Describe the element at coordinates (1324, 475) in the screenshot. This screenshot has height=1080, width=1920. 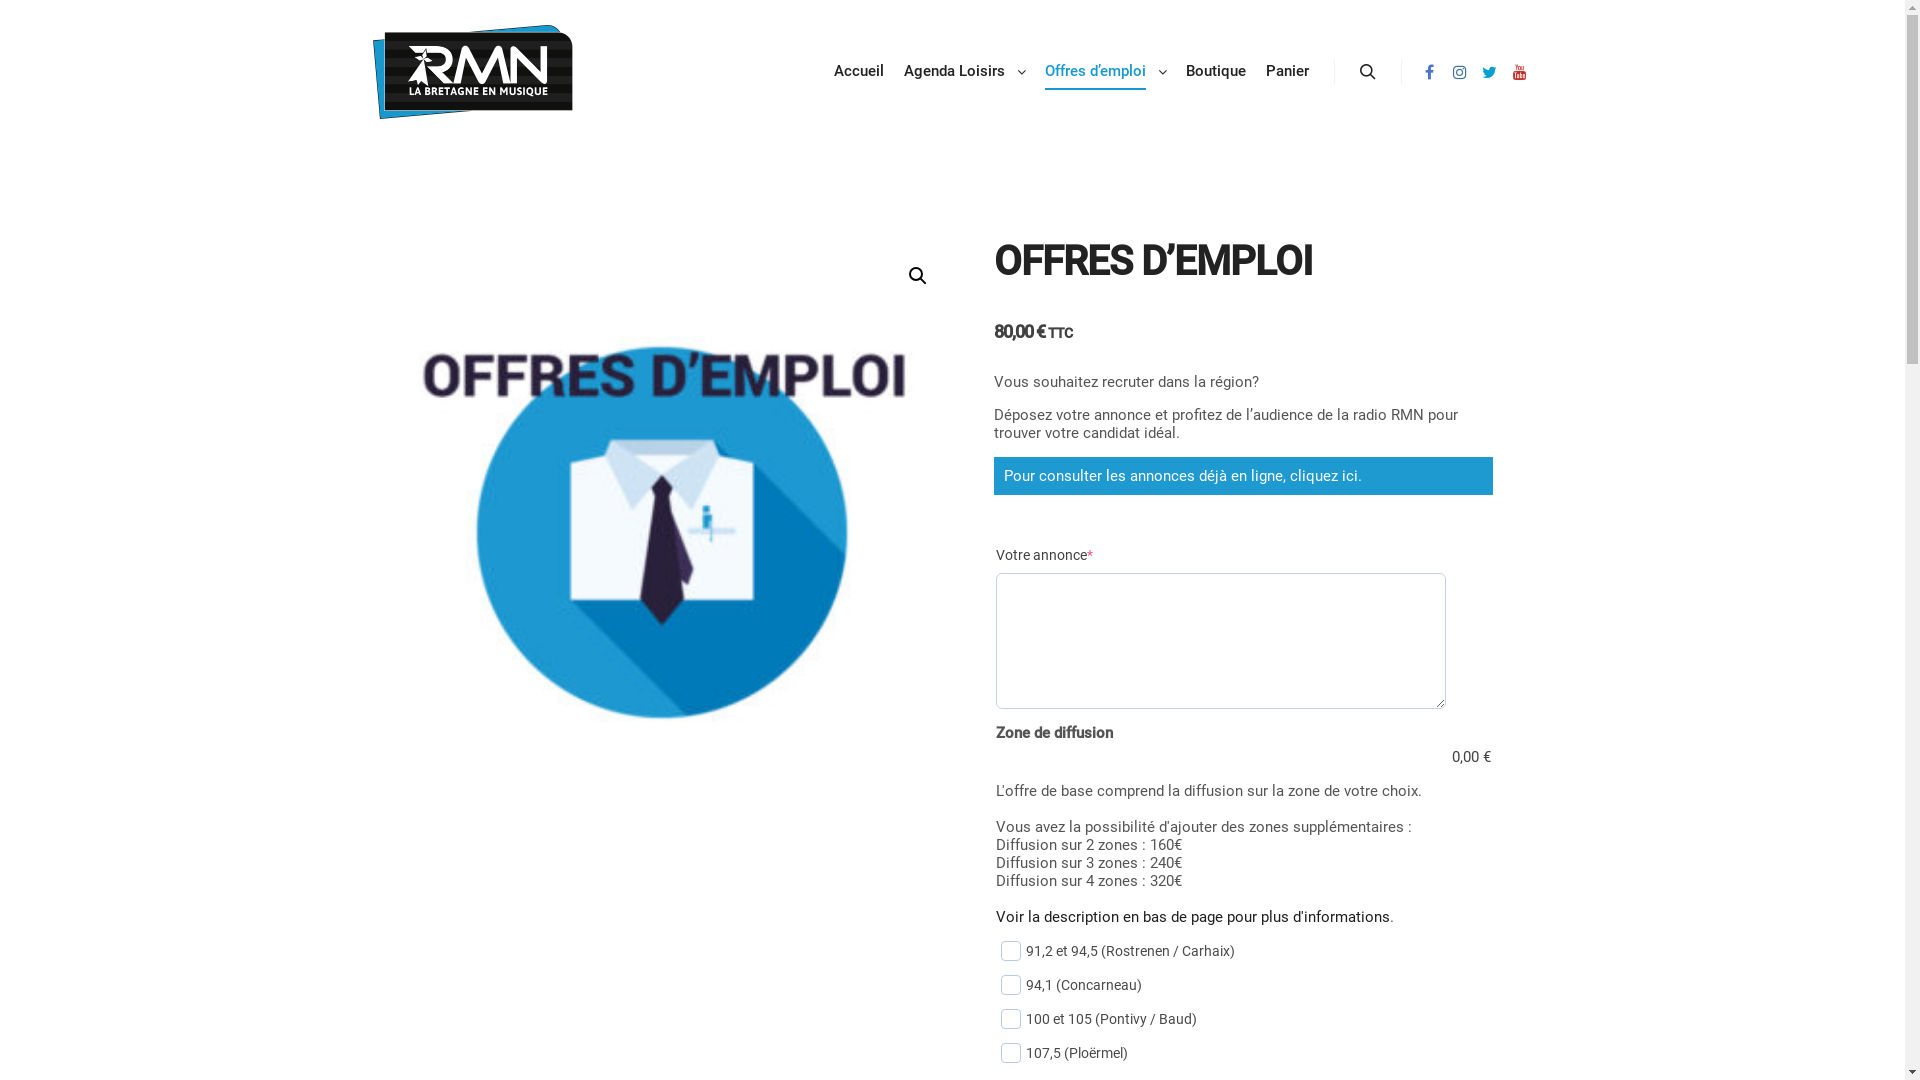
I see `'cliquez ici'` at that location.